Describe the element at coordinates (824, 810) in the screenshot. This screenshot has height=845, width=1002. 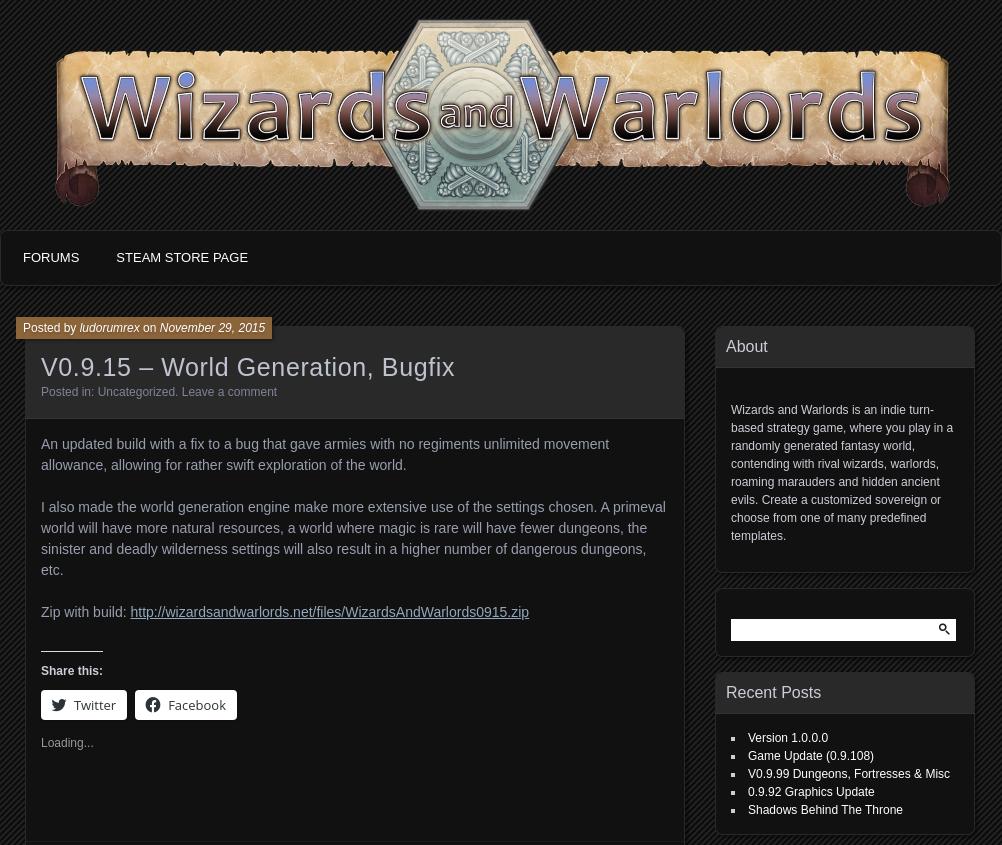
I see `'Shadows Behind The Throne'` at that location.